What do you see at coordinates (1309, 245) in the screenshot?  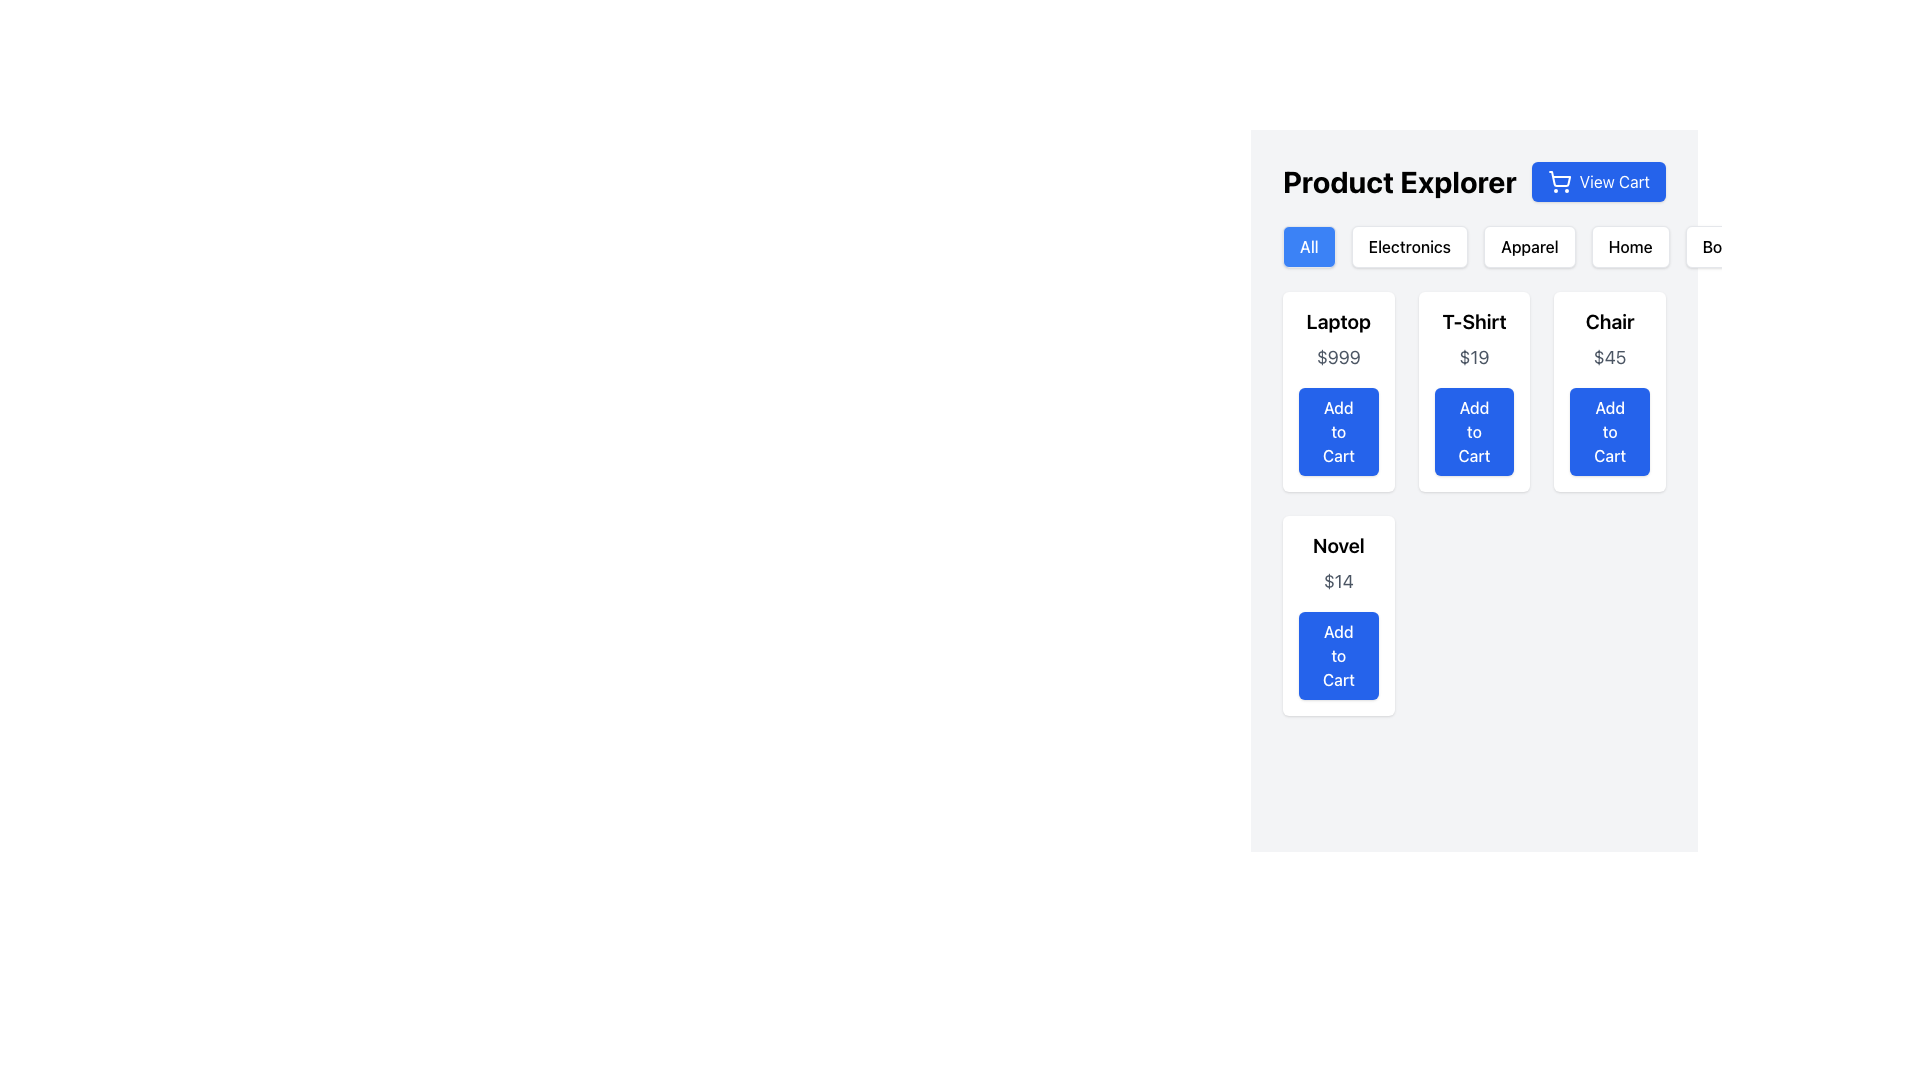 I see `the category filter button located under the 'Product Explorer' title` at bounding box center [1309, 245].